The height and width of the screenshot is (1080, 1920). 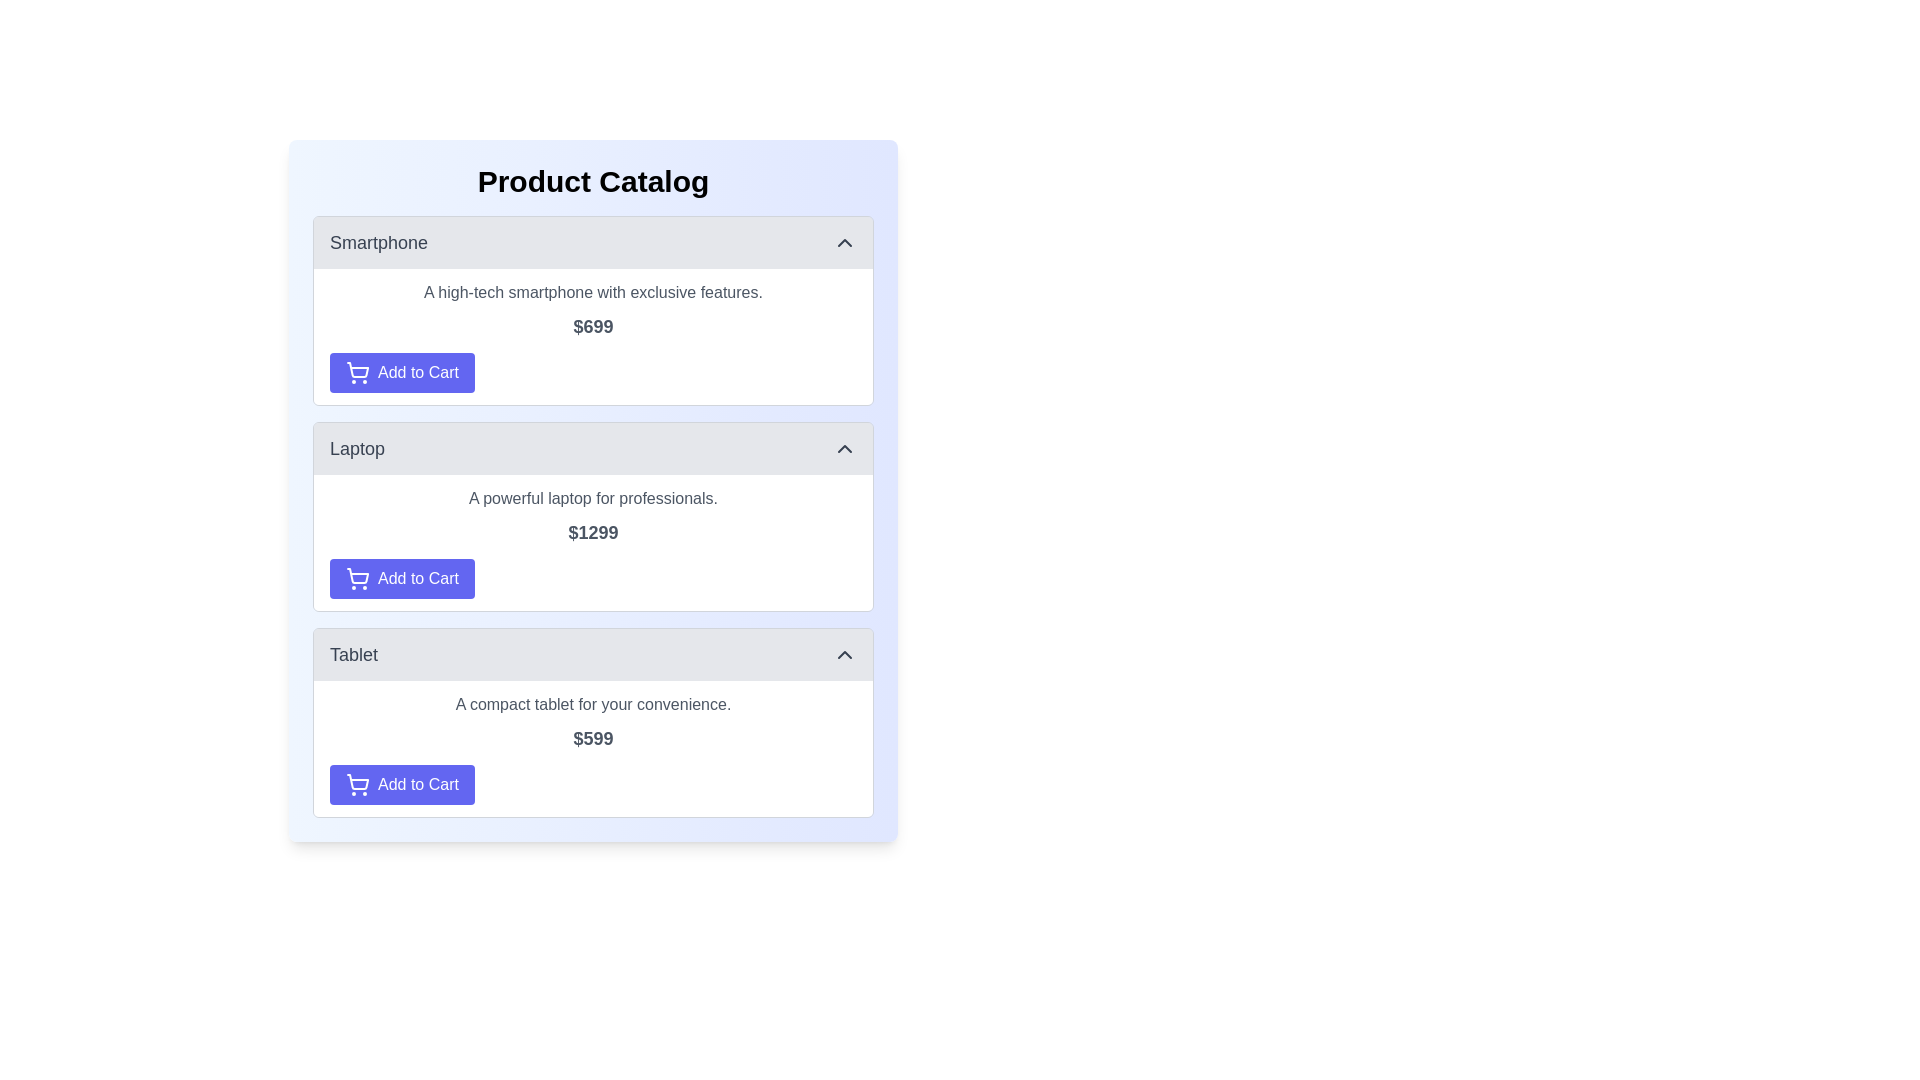 I want to click on the Chevron Collapse/Expand Button located on the rightmost side of the 'Laptop' section, so click(x=844, y=447).